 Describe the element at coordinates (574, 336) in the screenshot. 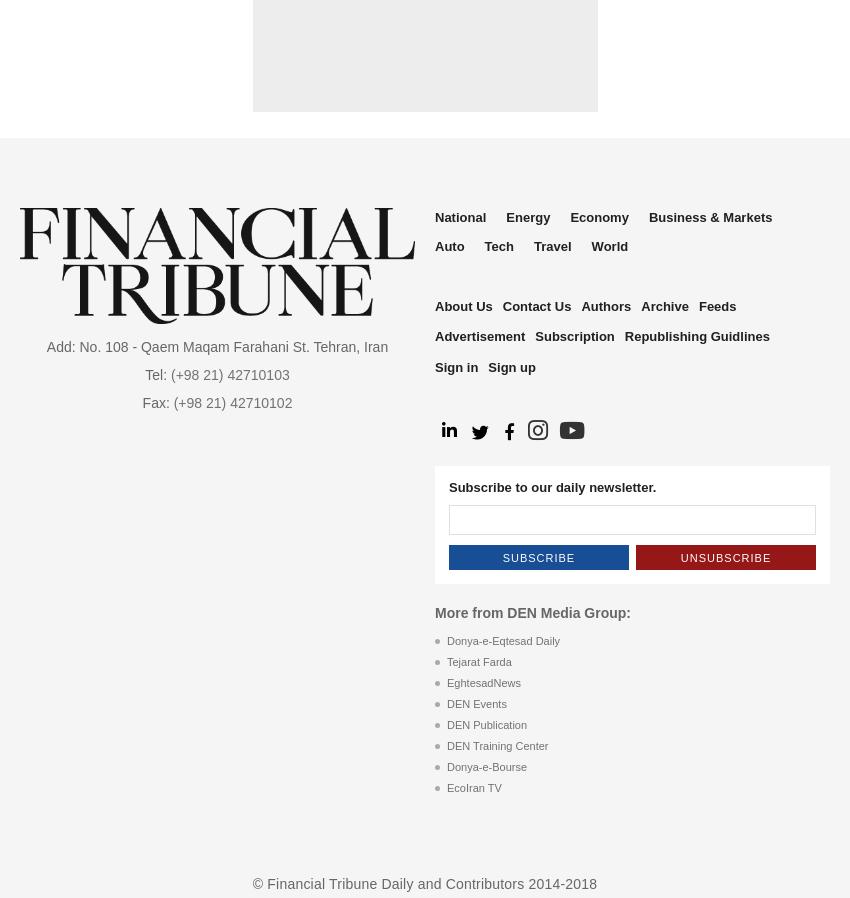

I see `'Subscription'` at that location.